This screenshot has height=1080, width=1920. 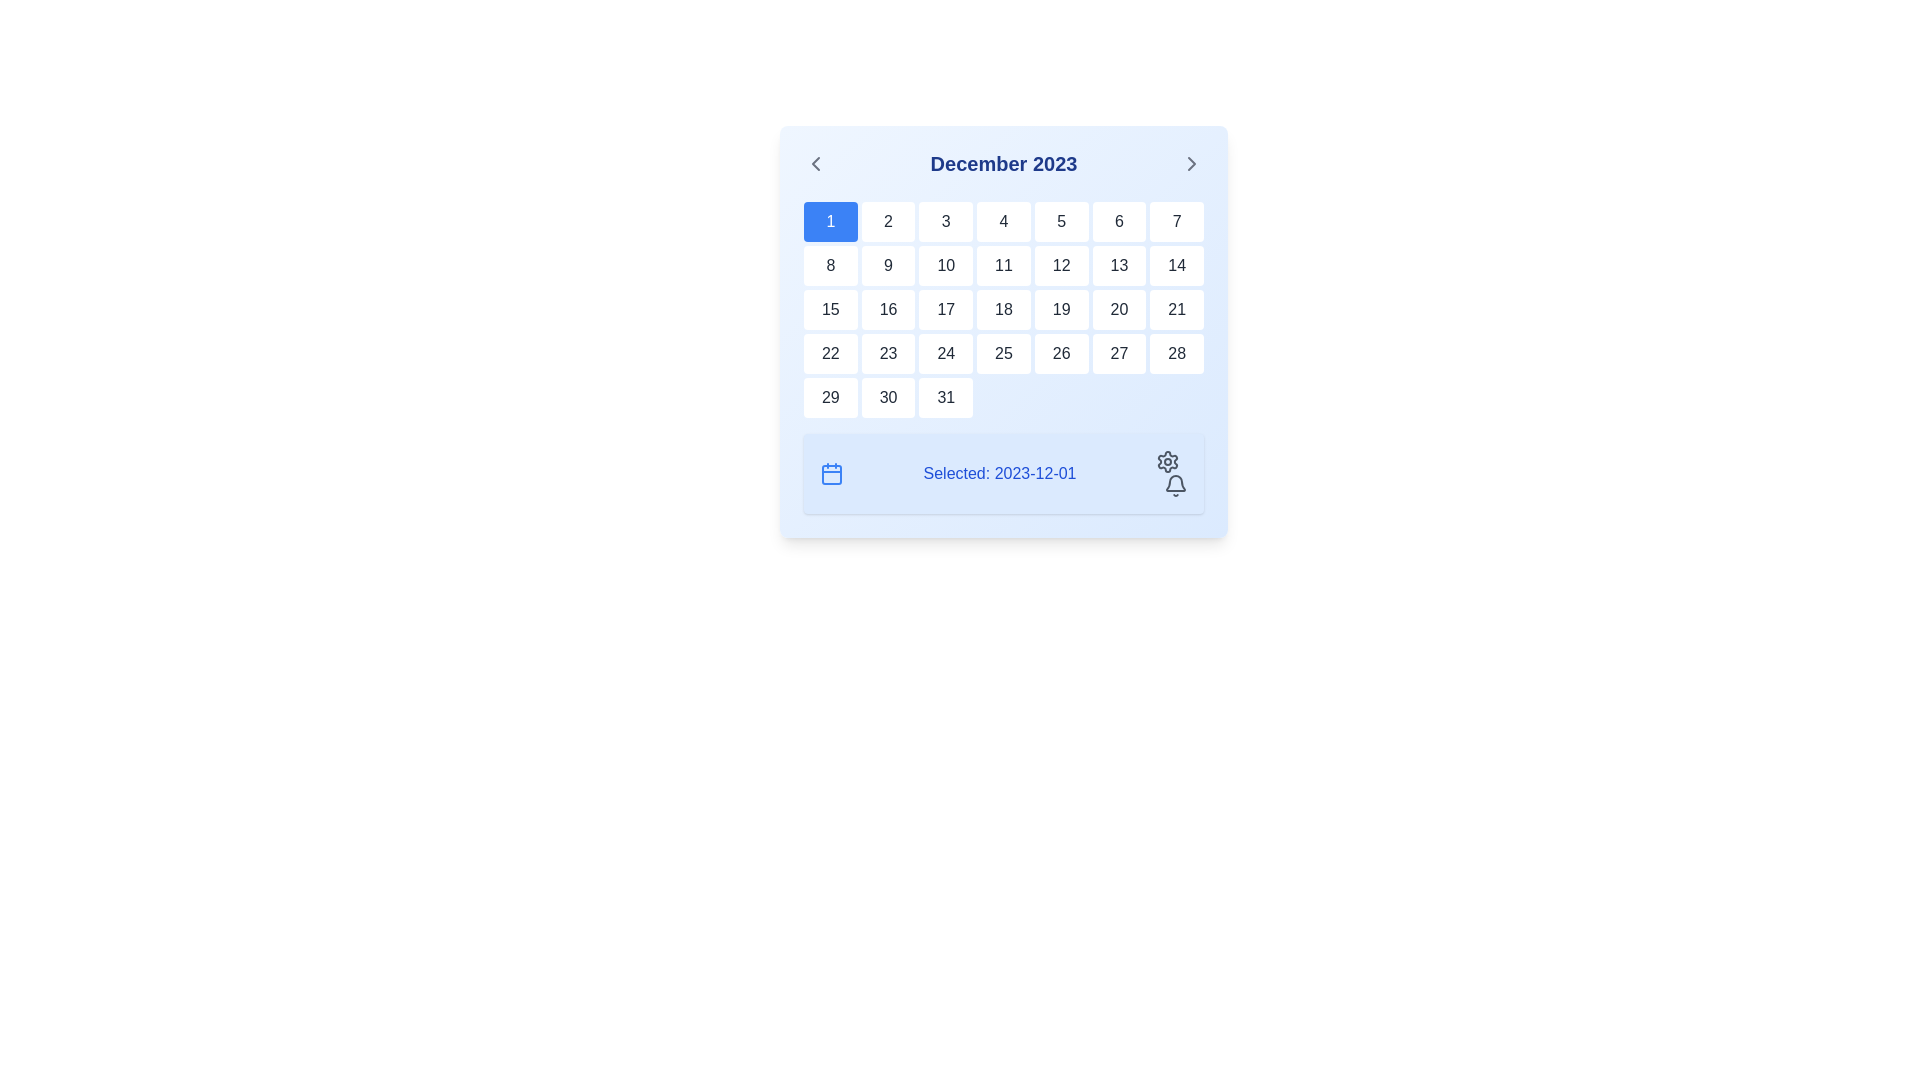 What do you see at coordinates (1060, 353) in the screenshot?
I see `the clickable calendar date cell representing the 26th day of December 2023 to observe the hover effect` at bounding box center [1060, 353].